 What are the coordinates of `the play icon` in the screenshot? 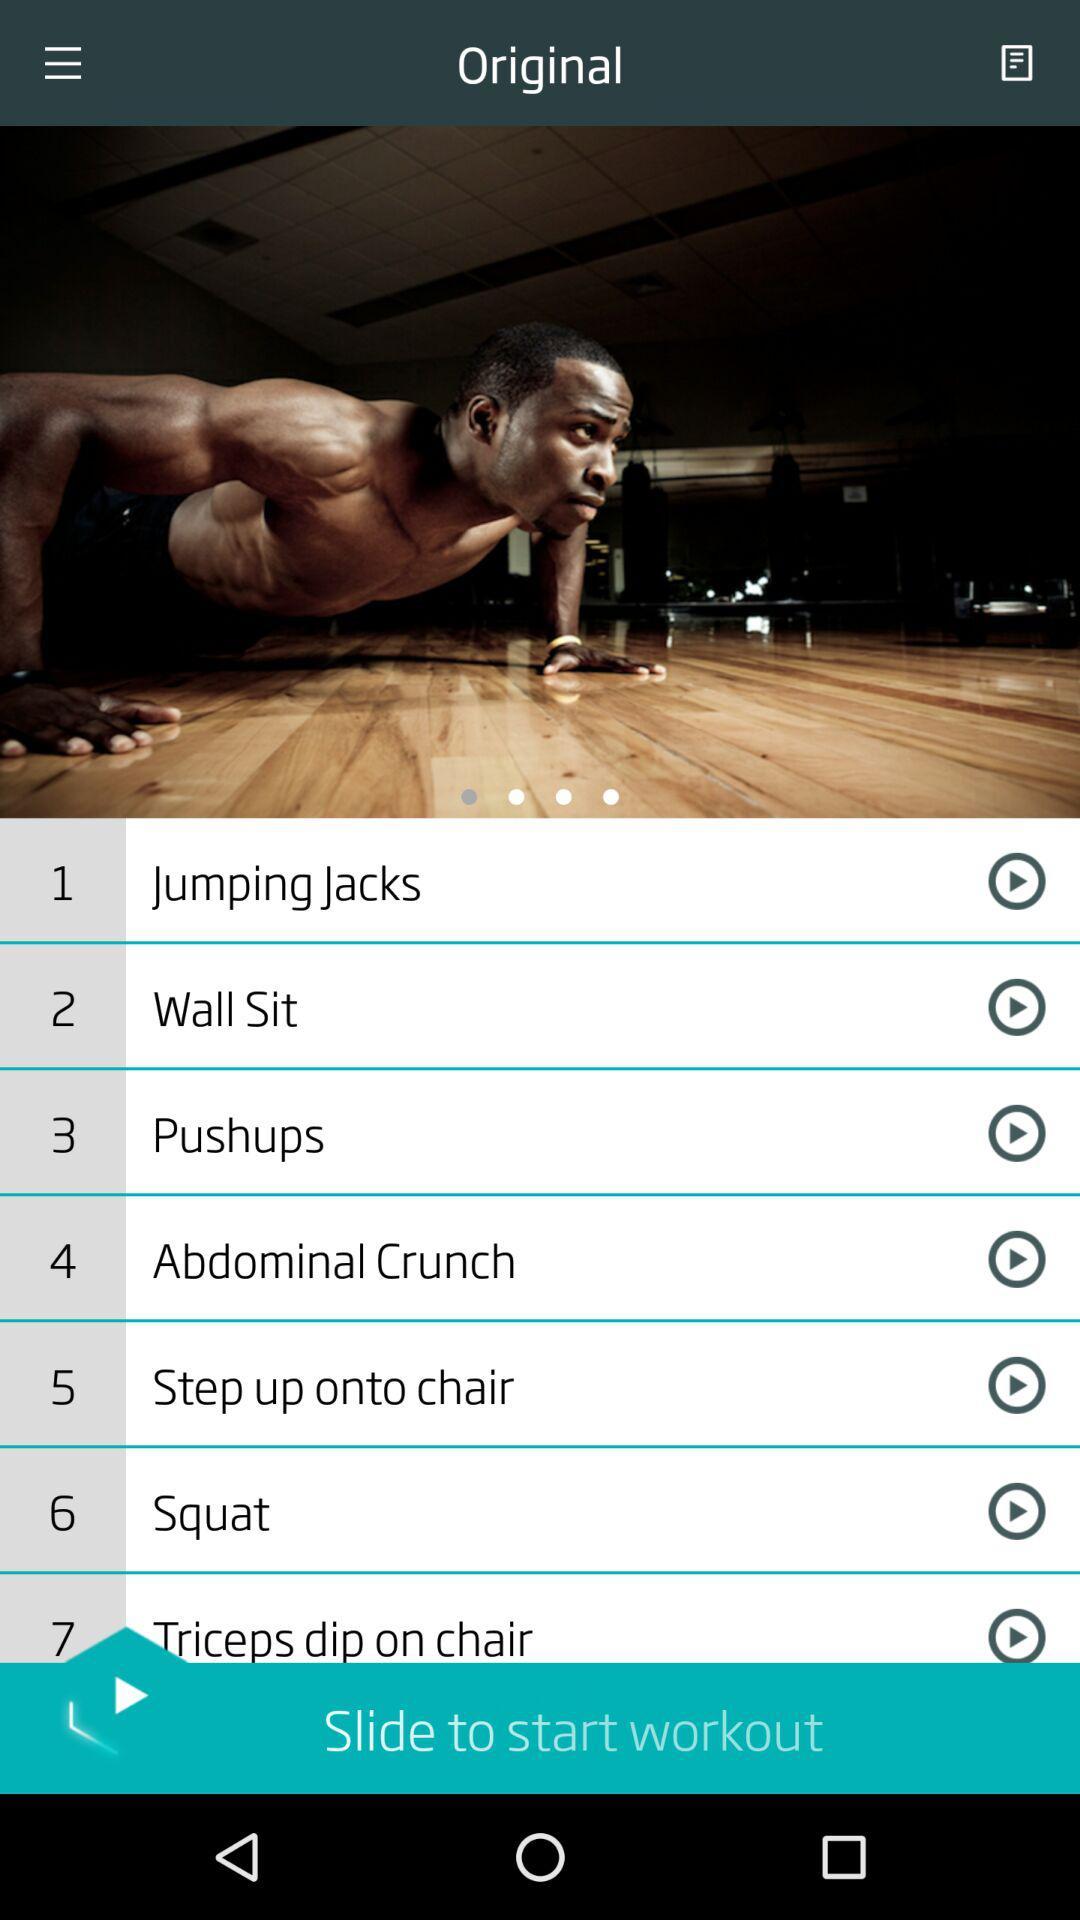 It's located at (1017, 1258).